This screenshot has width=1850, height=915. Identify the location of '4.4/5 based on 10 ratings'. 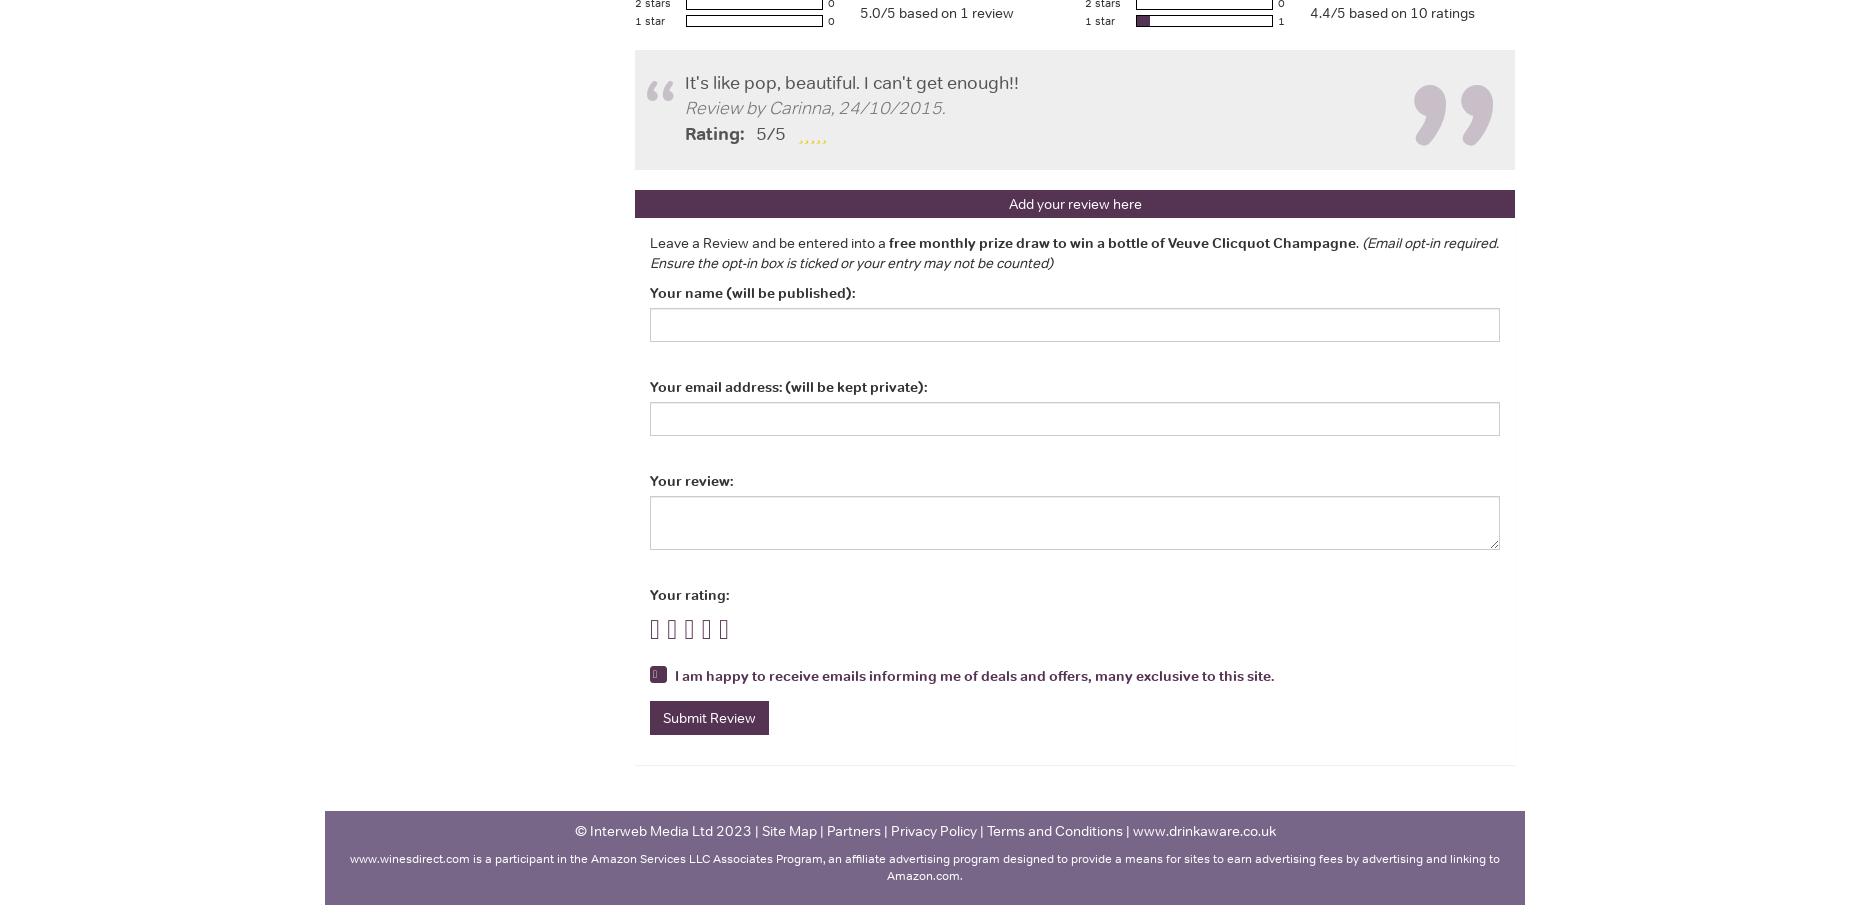
(1392, 11).